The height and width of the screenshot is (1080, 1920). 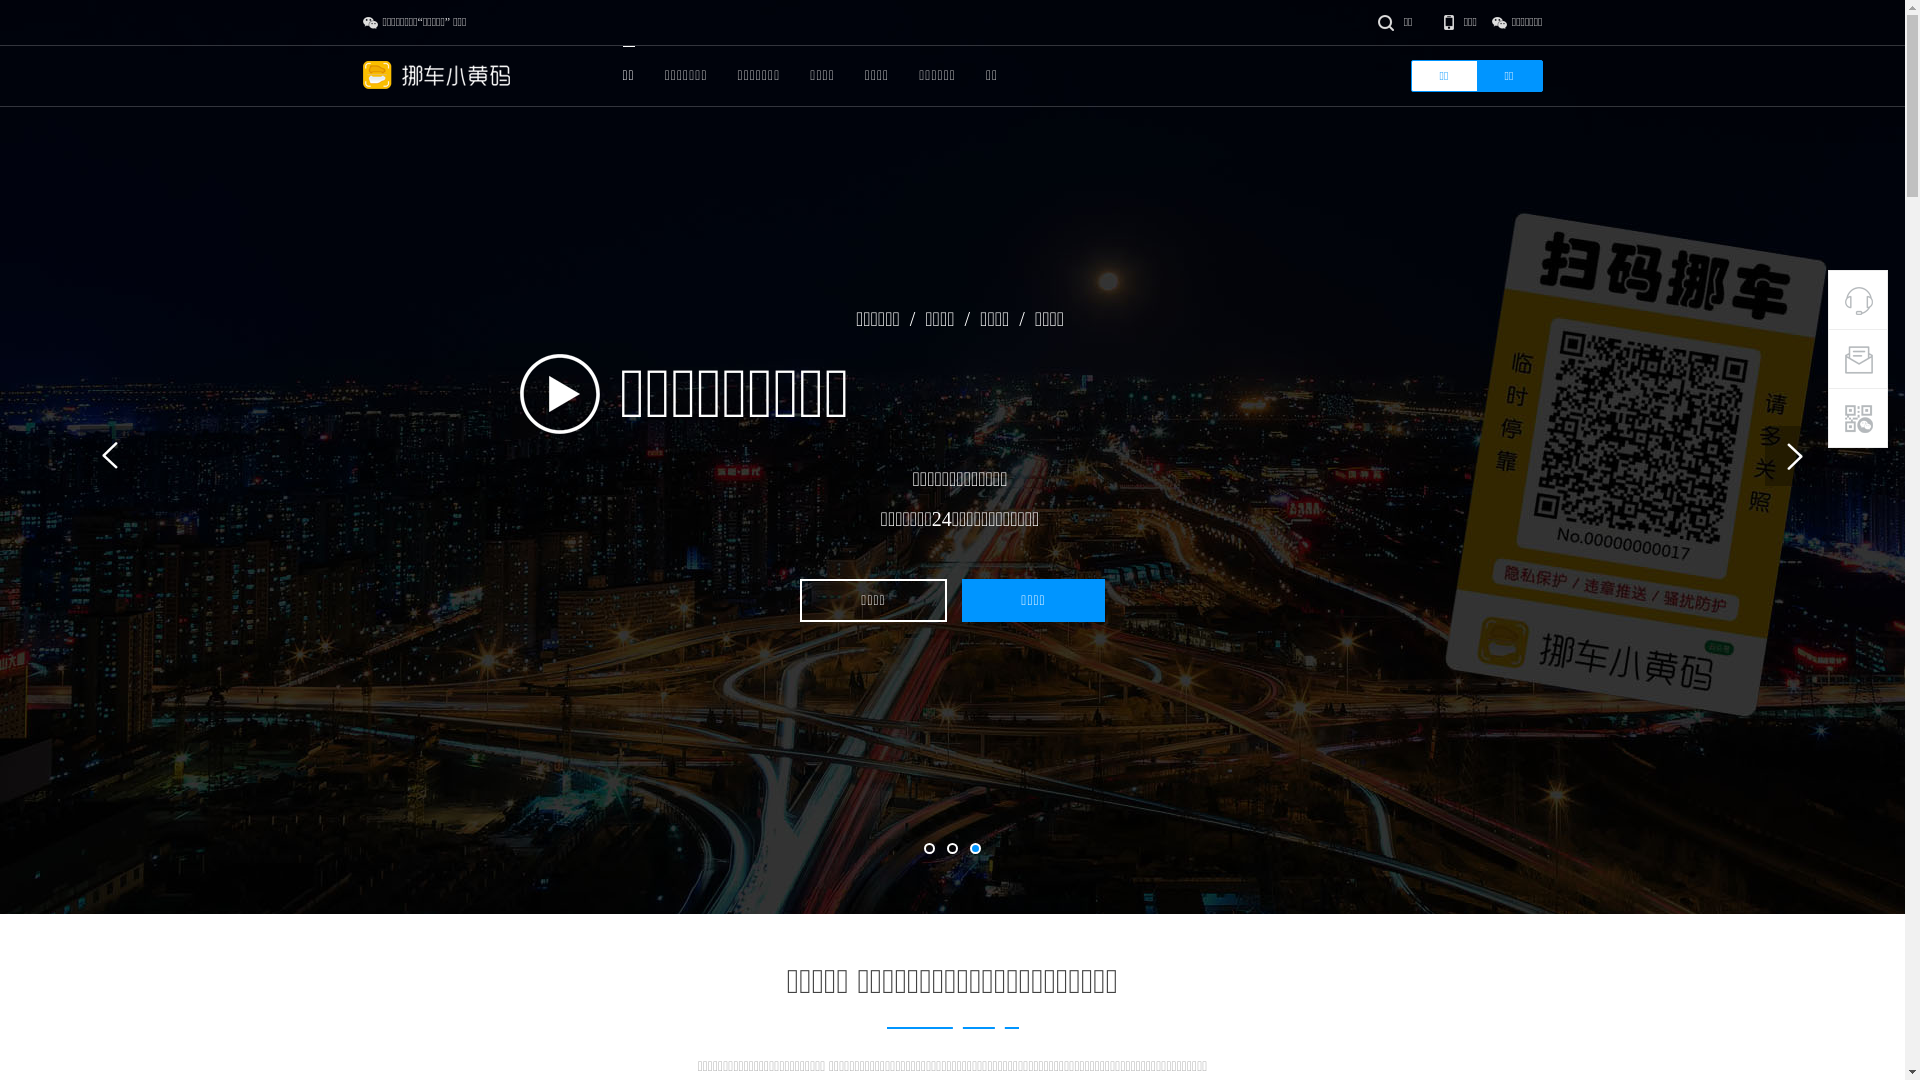 What do you see at coordinates (1291, 36) in the screenshot?
I see `'true'` at bounding box center [1291, 36].